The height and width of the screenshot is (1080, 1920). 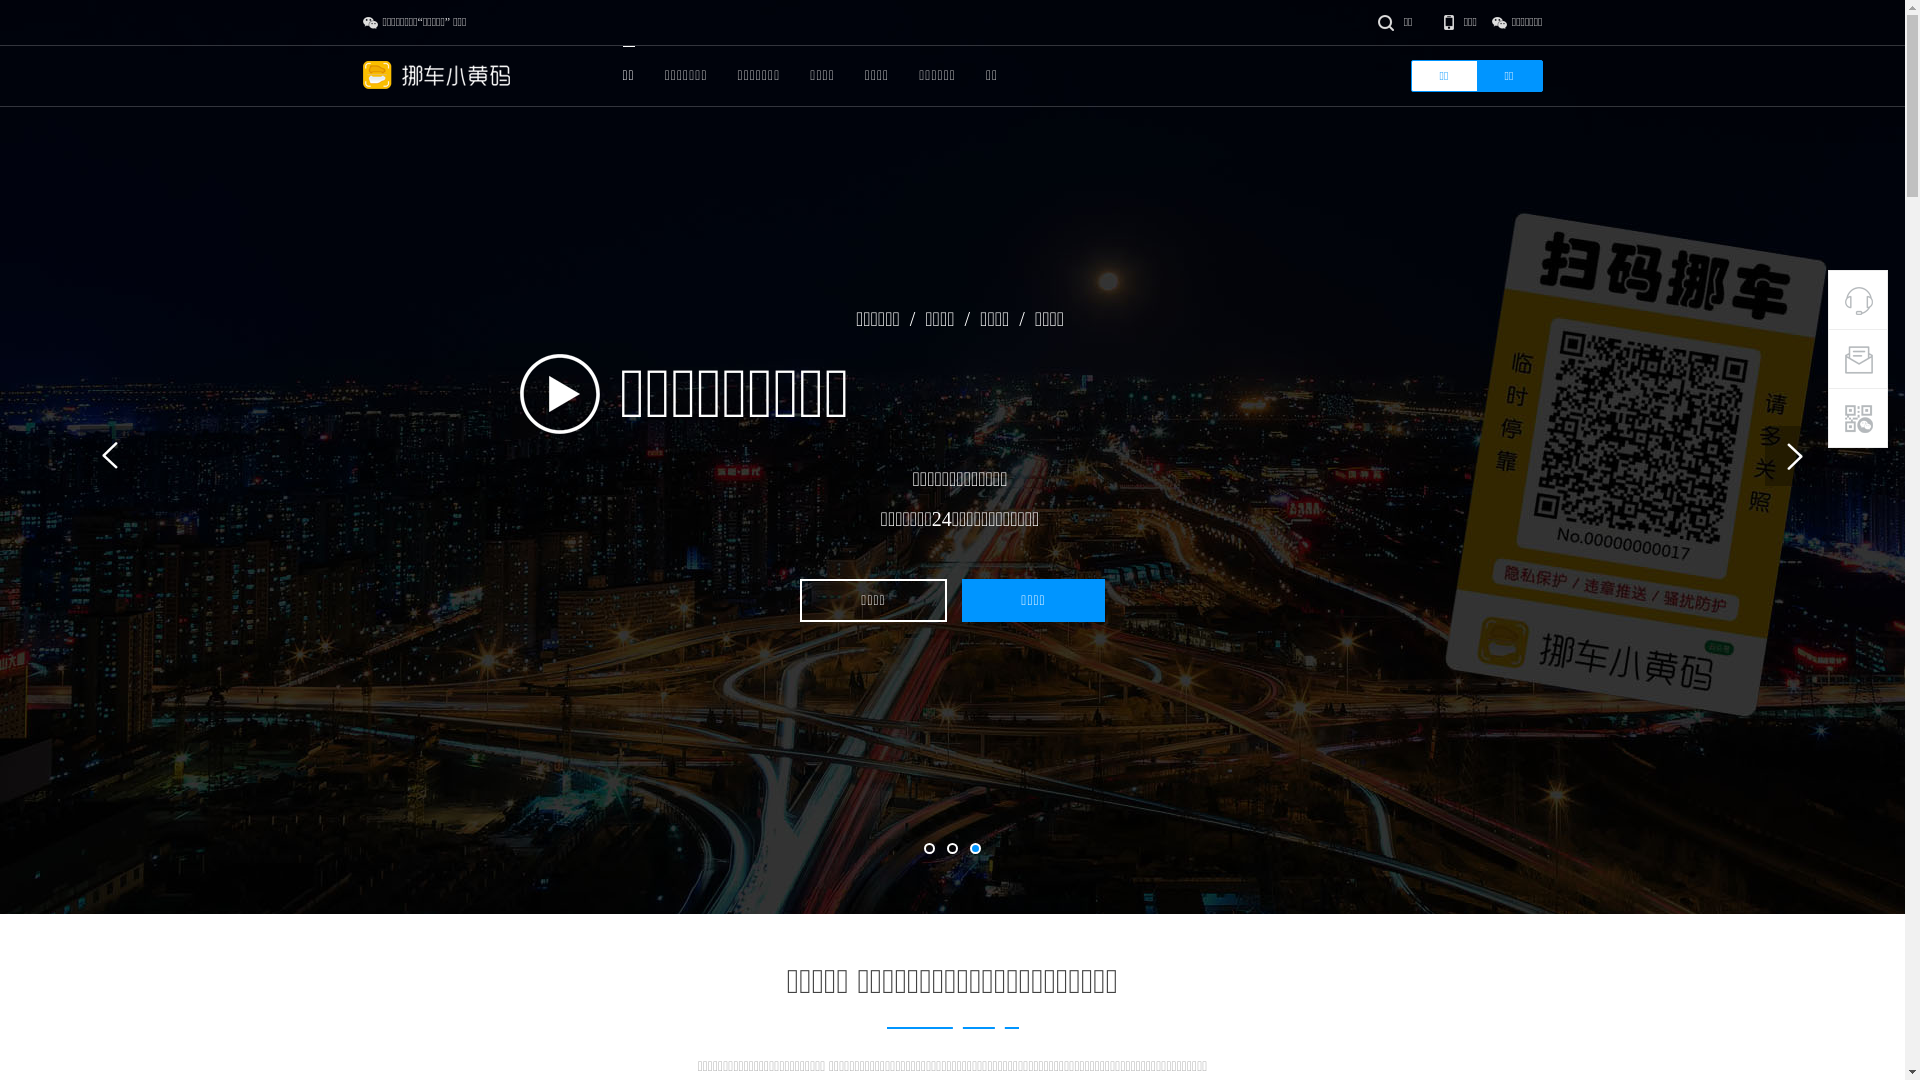 What do you see at coordinates (1291, 36) in the screenshot?
I see `'true'` at bounding box center [1291, 36].